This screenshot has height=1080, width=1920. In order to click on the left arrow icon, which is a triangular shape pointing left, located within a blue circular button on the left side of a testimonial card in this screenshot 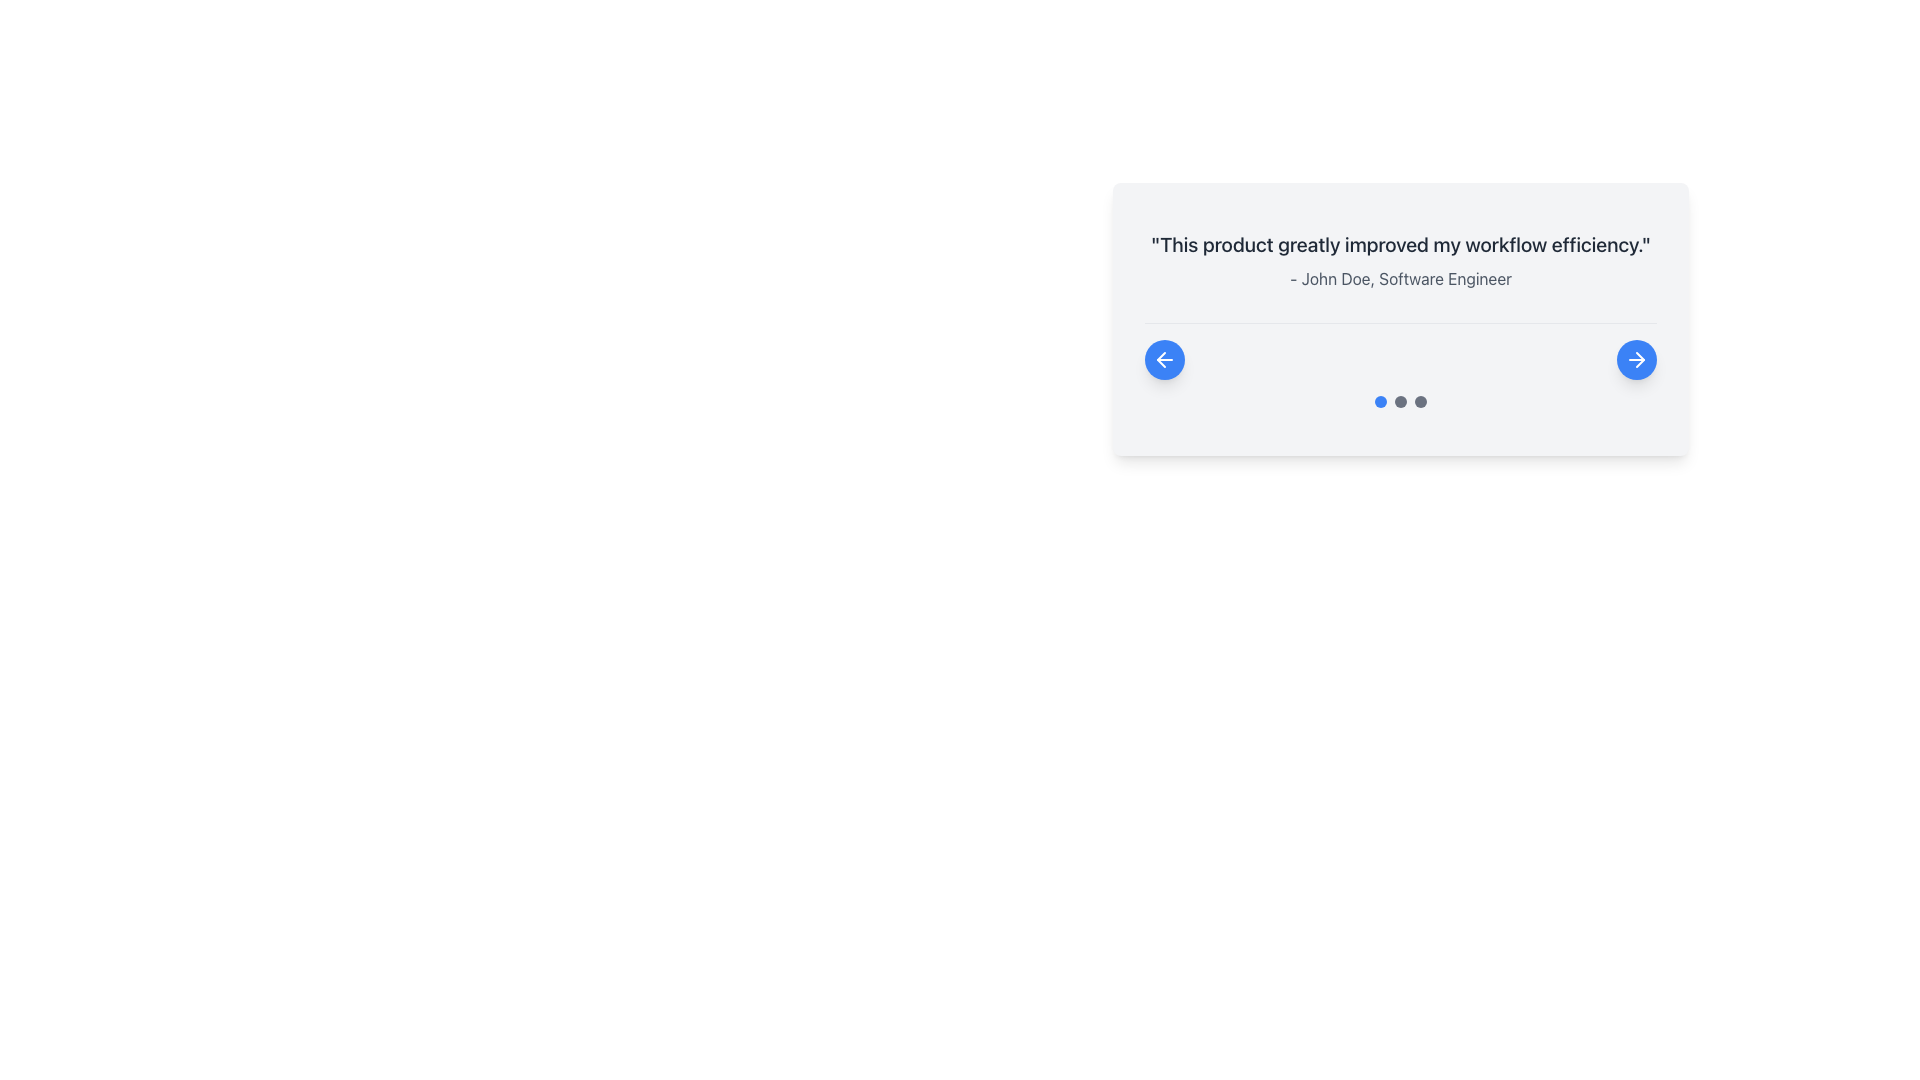, I will do `click(1161, 358)`.